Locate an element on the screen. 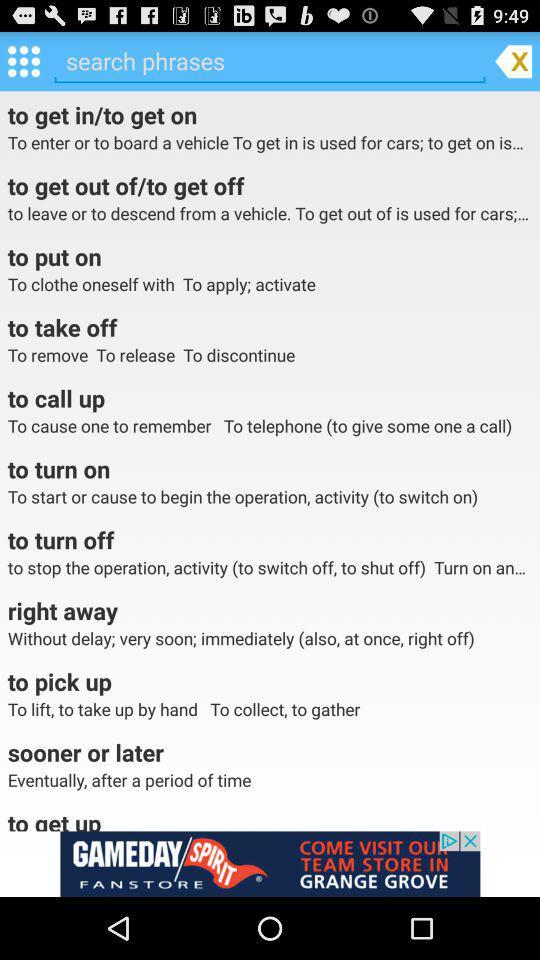 The width and height of the screenshot is (540, 960). menu is located at coordinates (22, 59).